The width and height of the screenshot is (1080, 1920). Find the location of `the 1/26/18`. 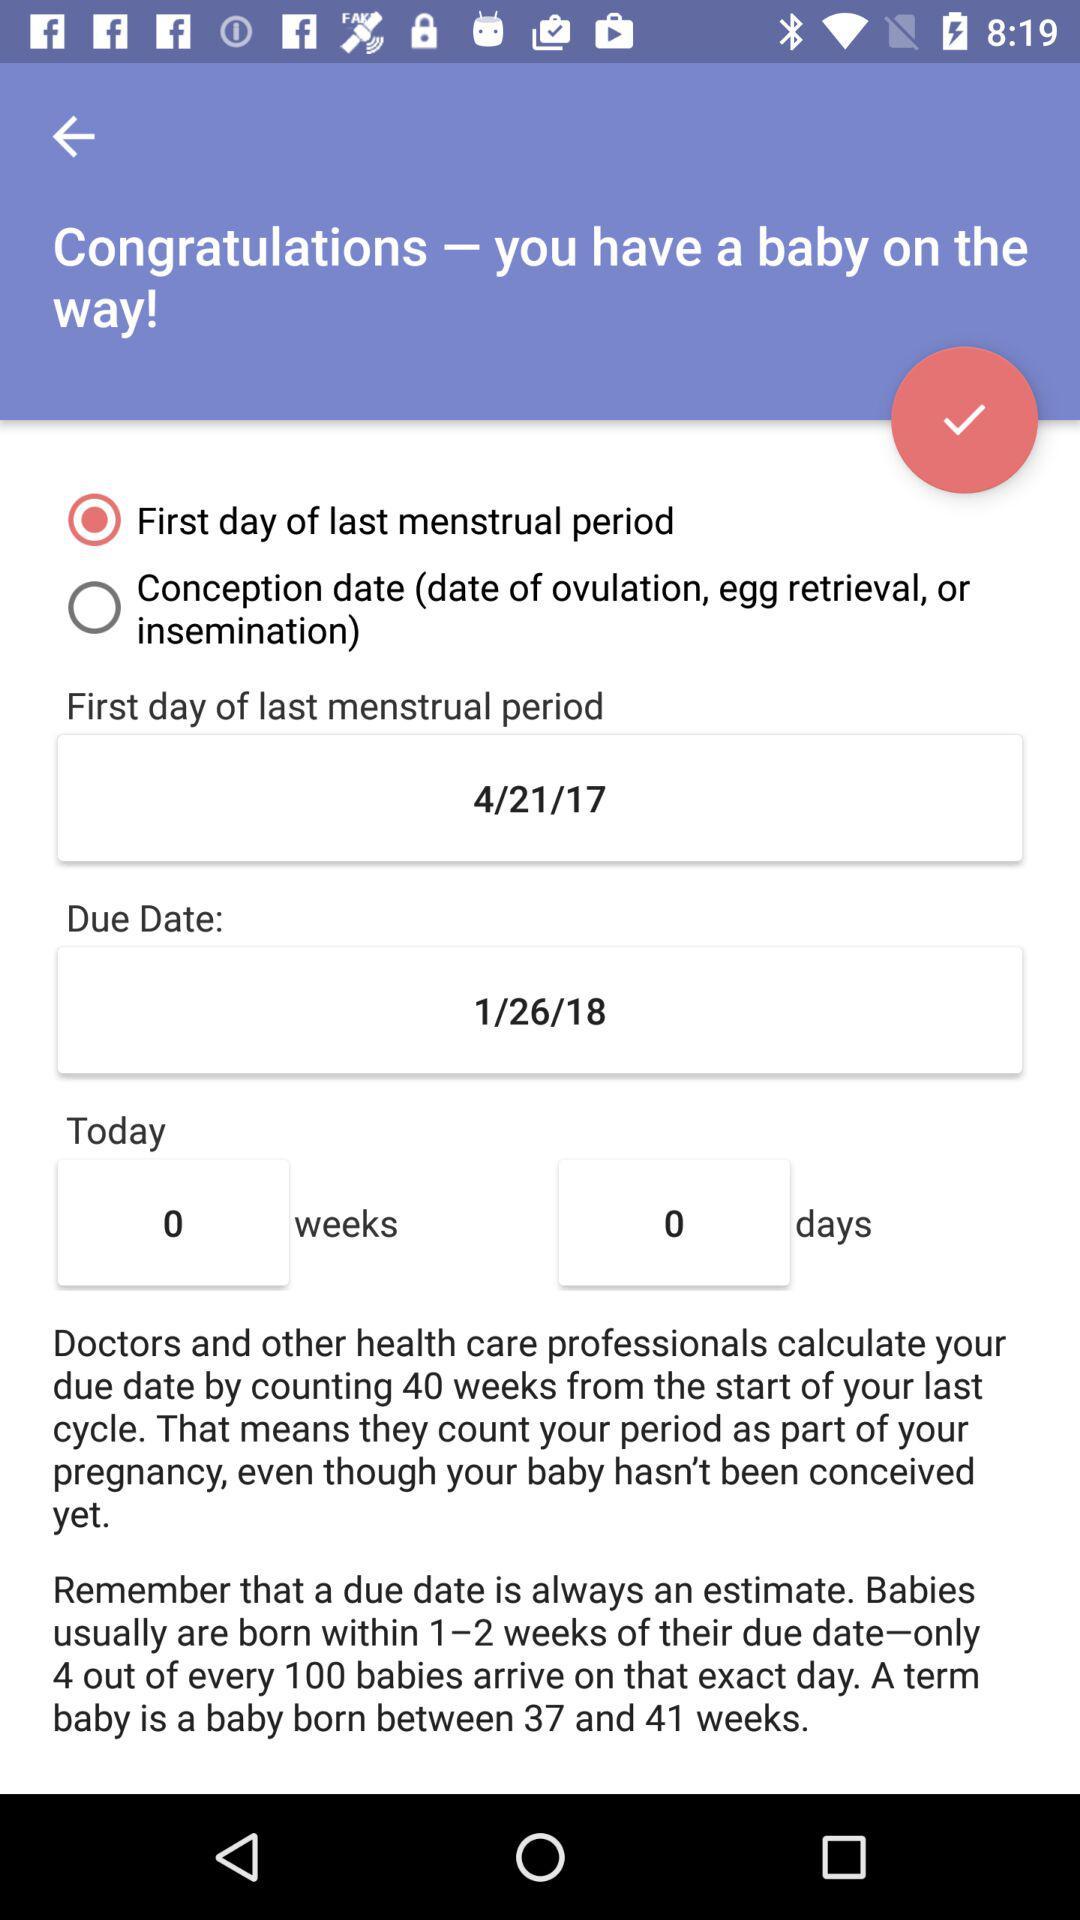

the 1/26/18 is located at coordinates (540, 1010).